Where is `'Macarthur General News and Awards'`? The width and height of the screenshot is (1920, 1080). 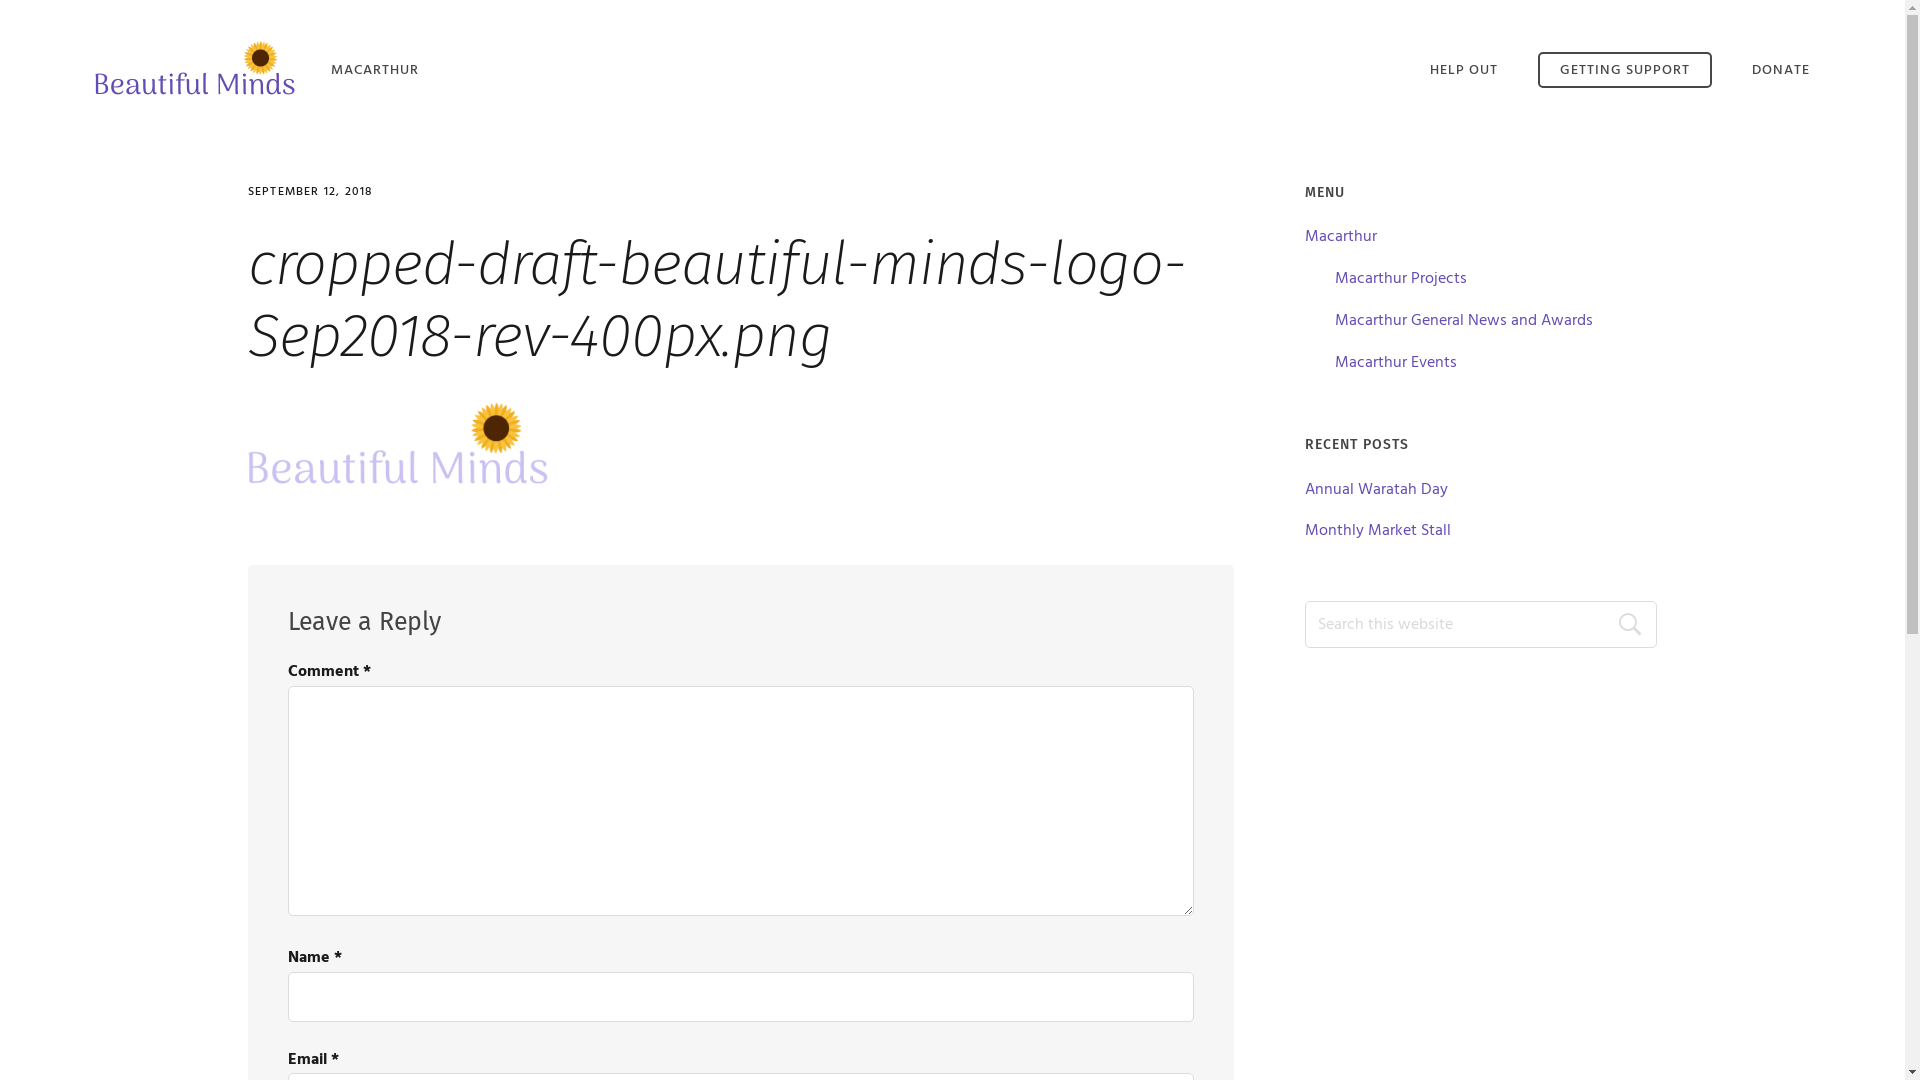
'Macarthur General News and Awards' is located at coordinates (1334, 319).